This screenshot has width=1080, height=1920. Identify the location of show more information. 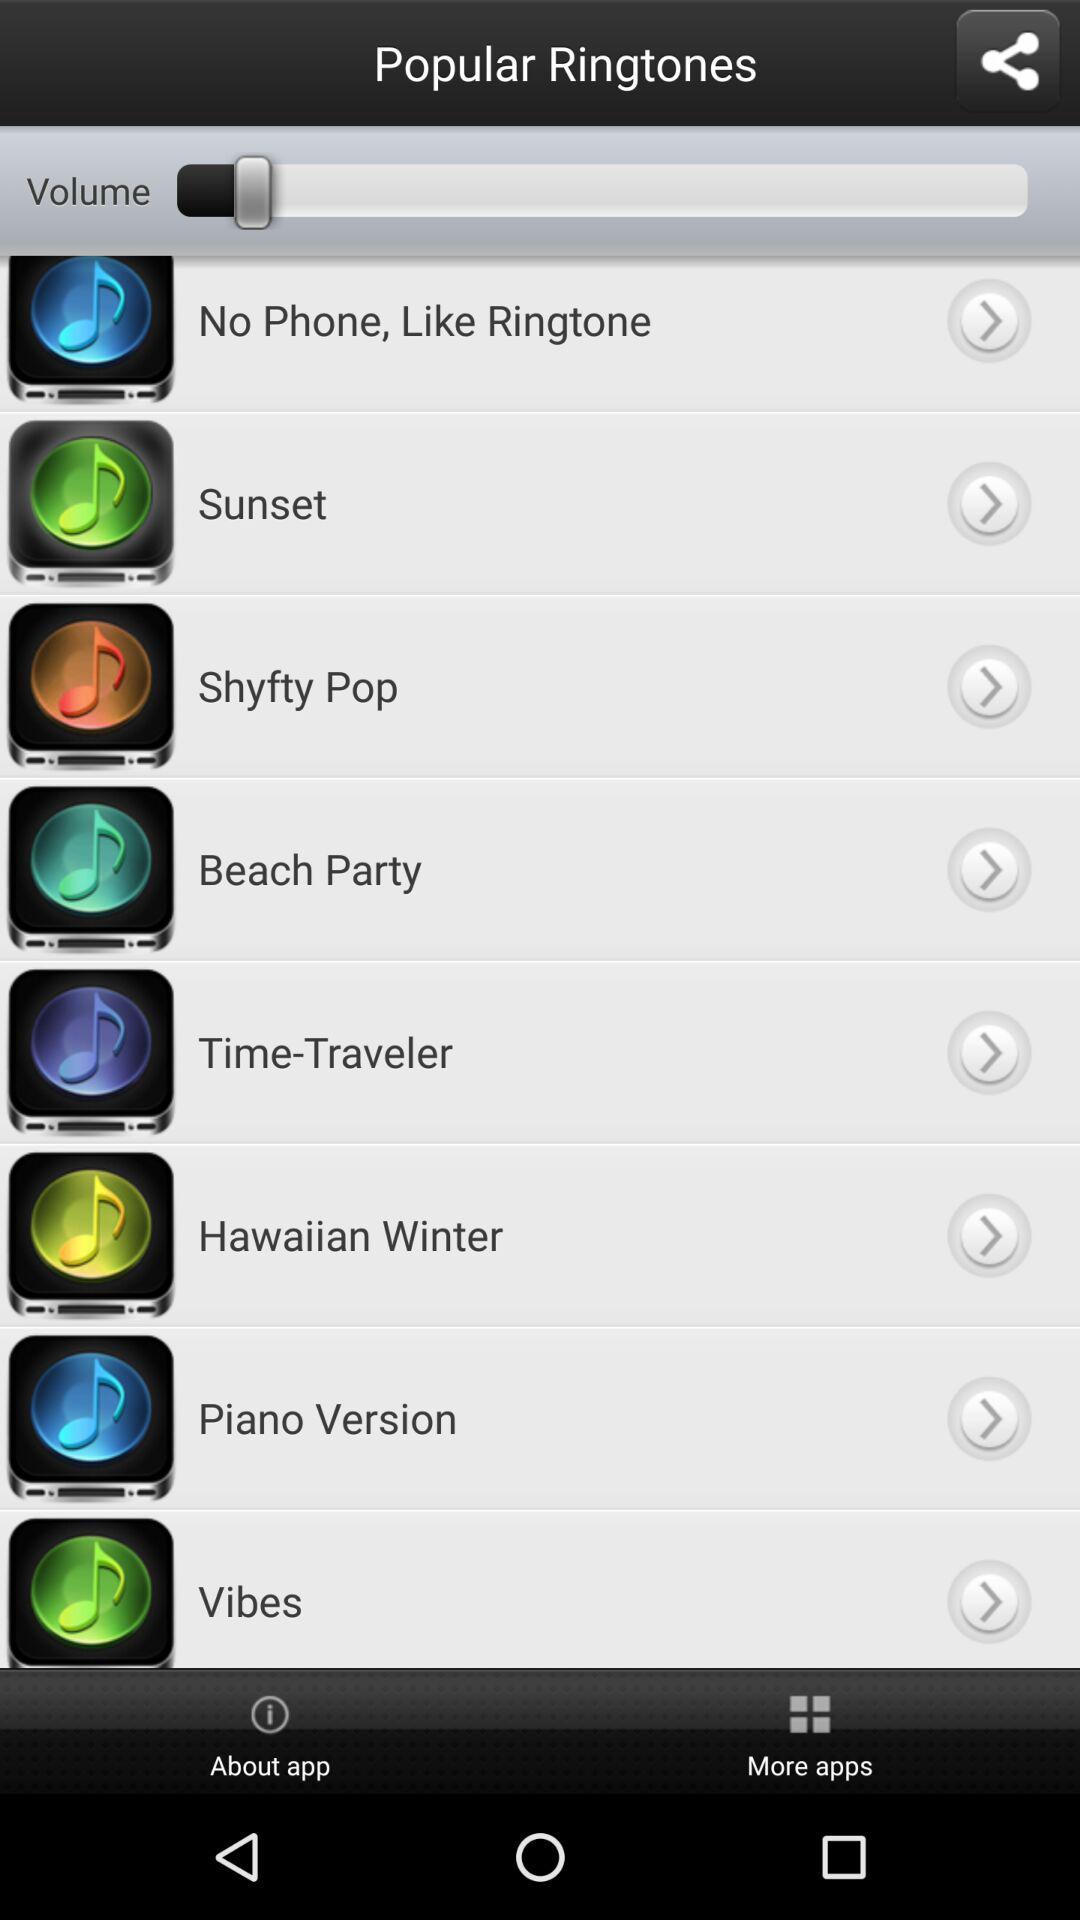
(987, 1050).